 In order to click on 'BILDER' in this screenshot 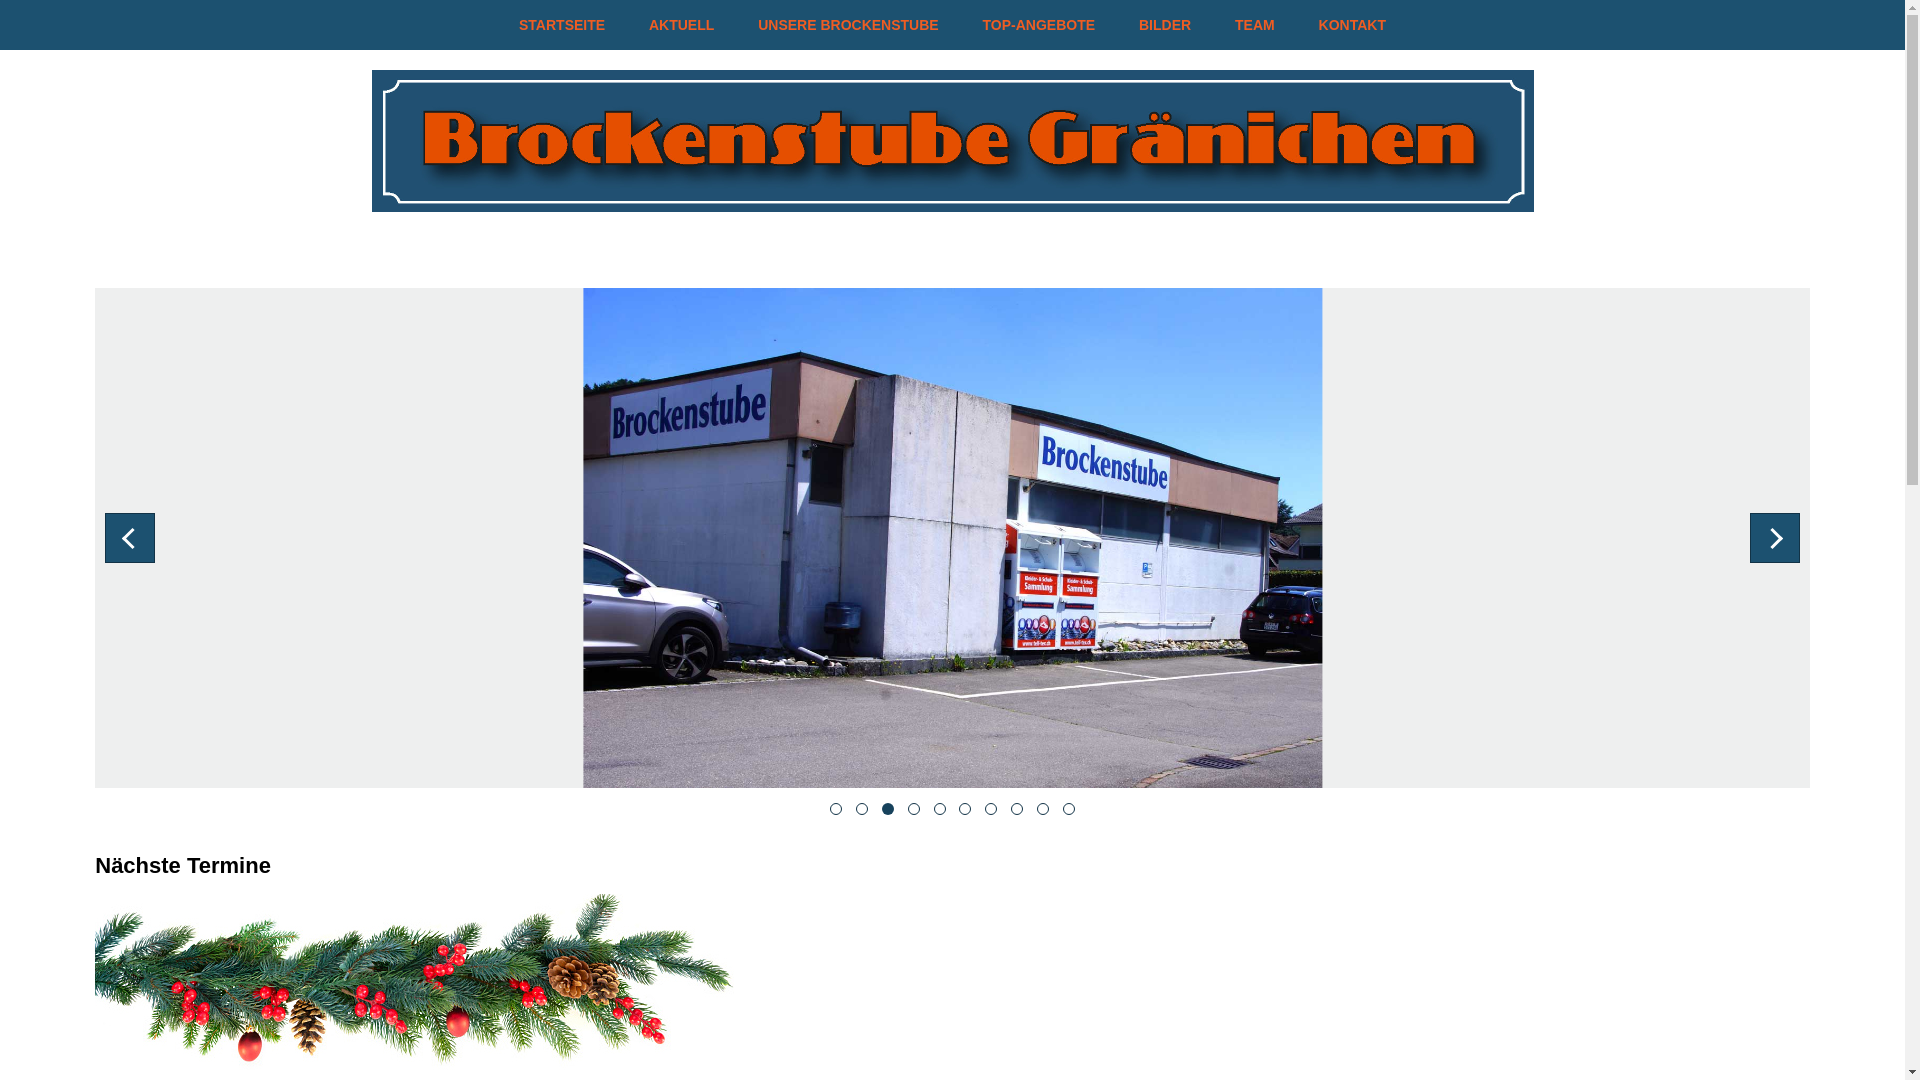, I will do `click(1165, 24)`.